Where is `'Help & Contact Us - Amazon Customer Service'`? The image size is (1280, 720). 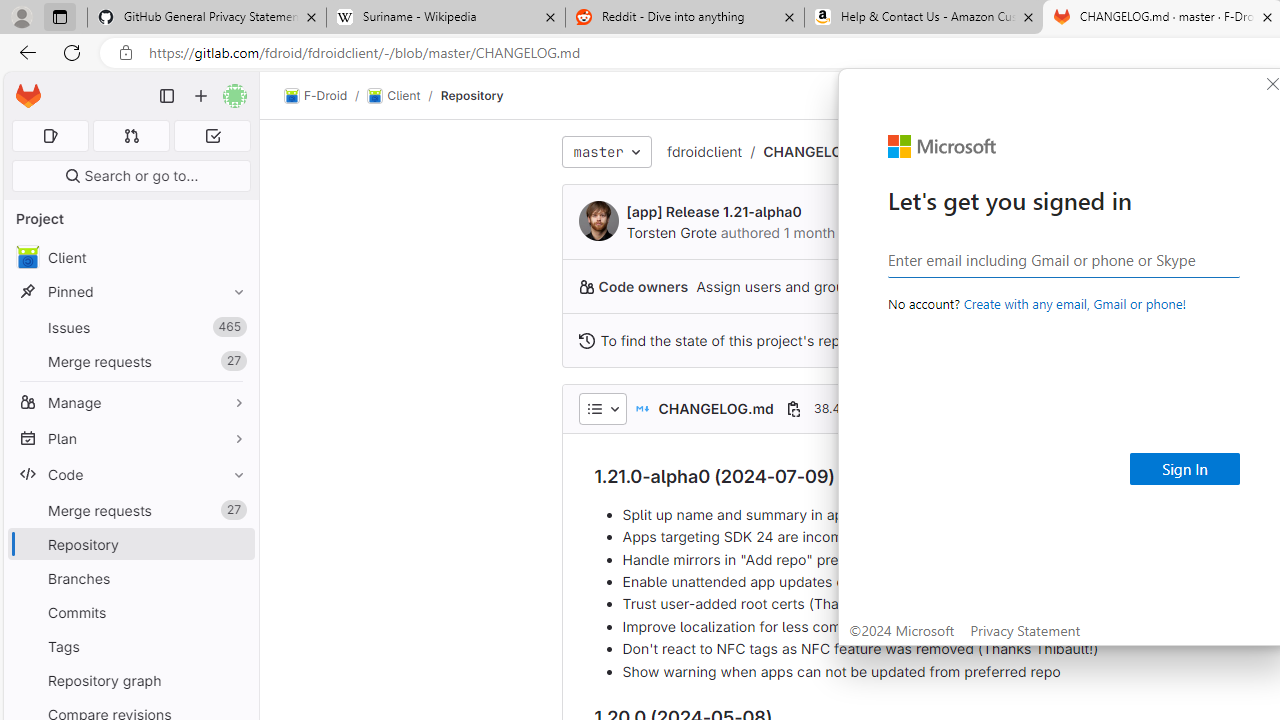
'Help & Contact Us - Amazon Customer Service' is located at coordinates (923, 17).